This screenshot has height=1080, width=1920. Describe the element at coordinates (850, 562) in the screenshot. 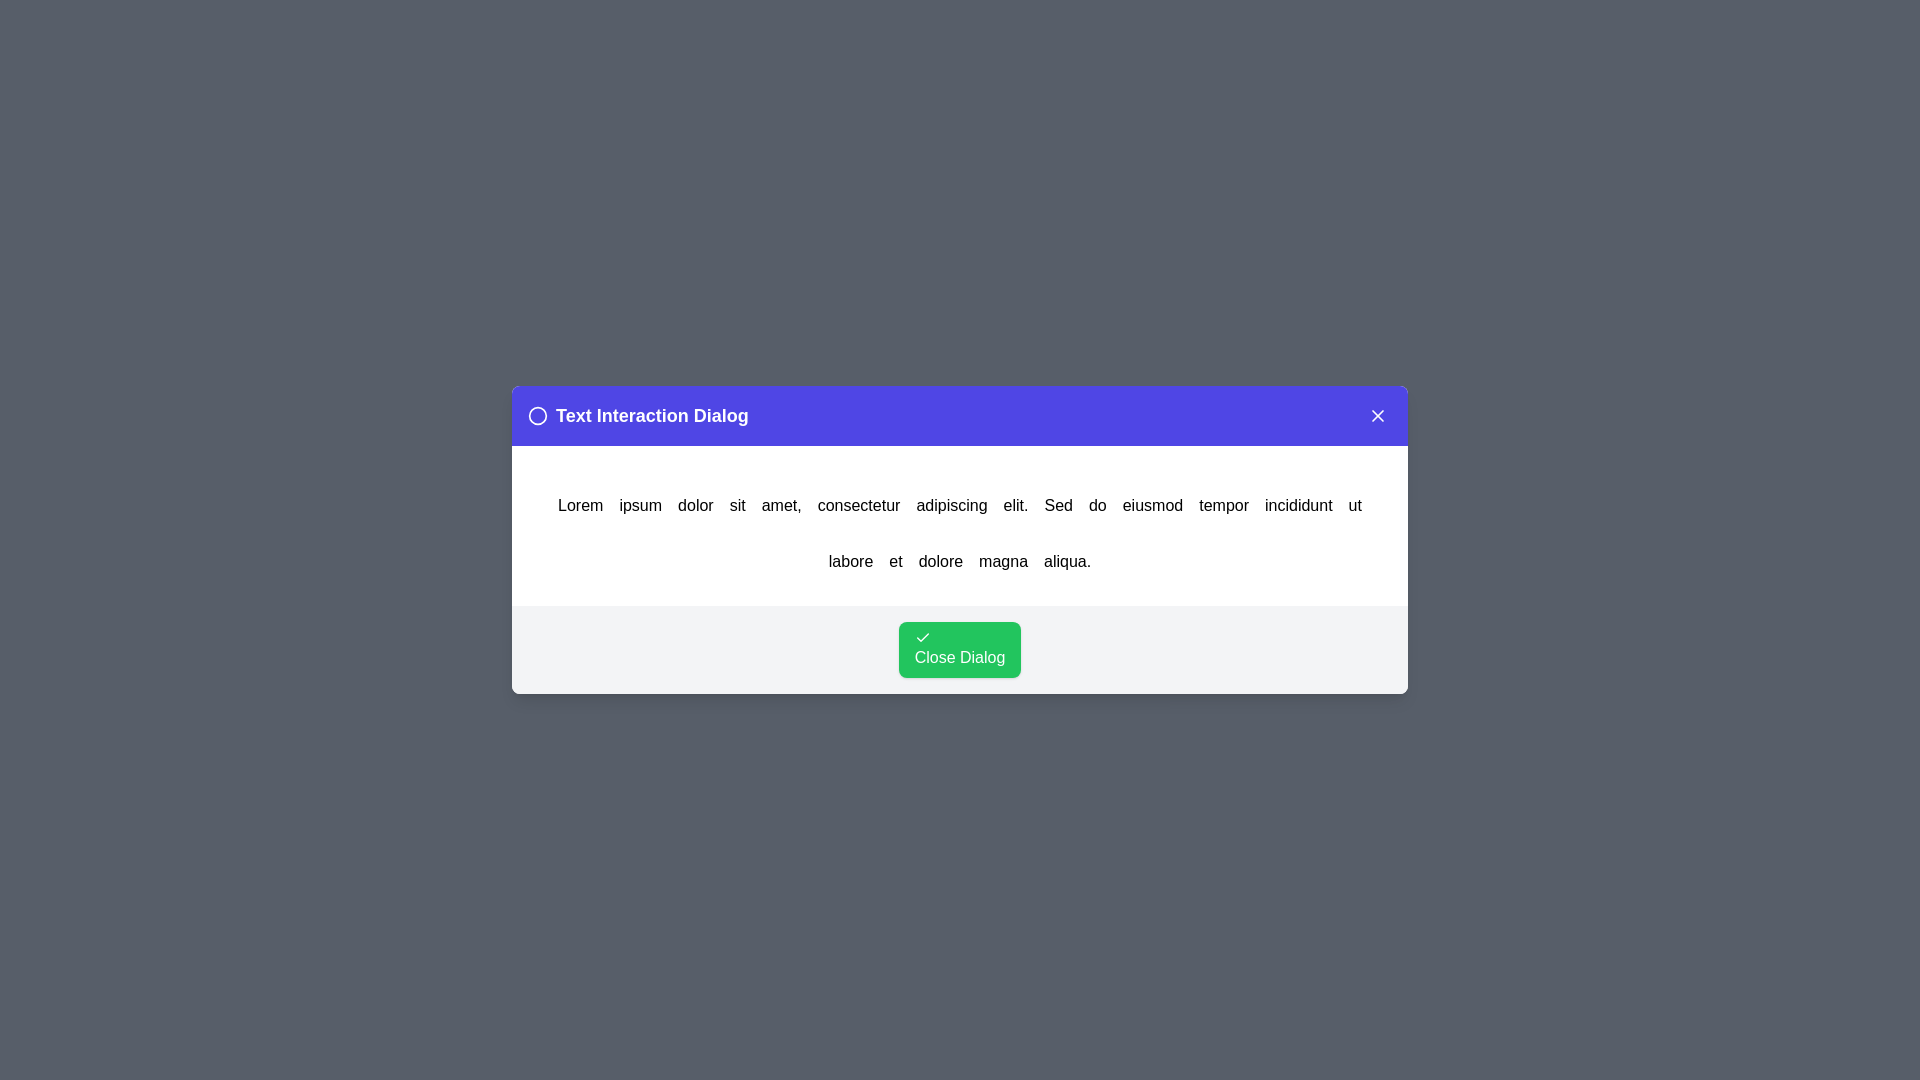

I see `the word labore in the text to trigger an alert displaying the clicked word` at that location.